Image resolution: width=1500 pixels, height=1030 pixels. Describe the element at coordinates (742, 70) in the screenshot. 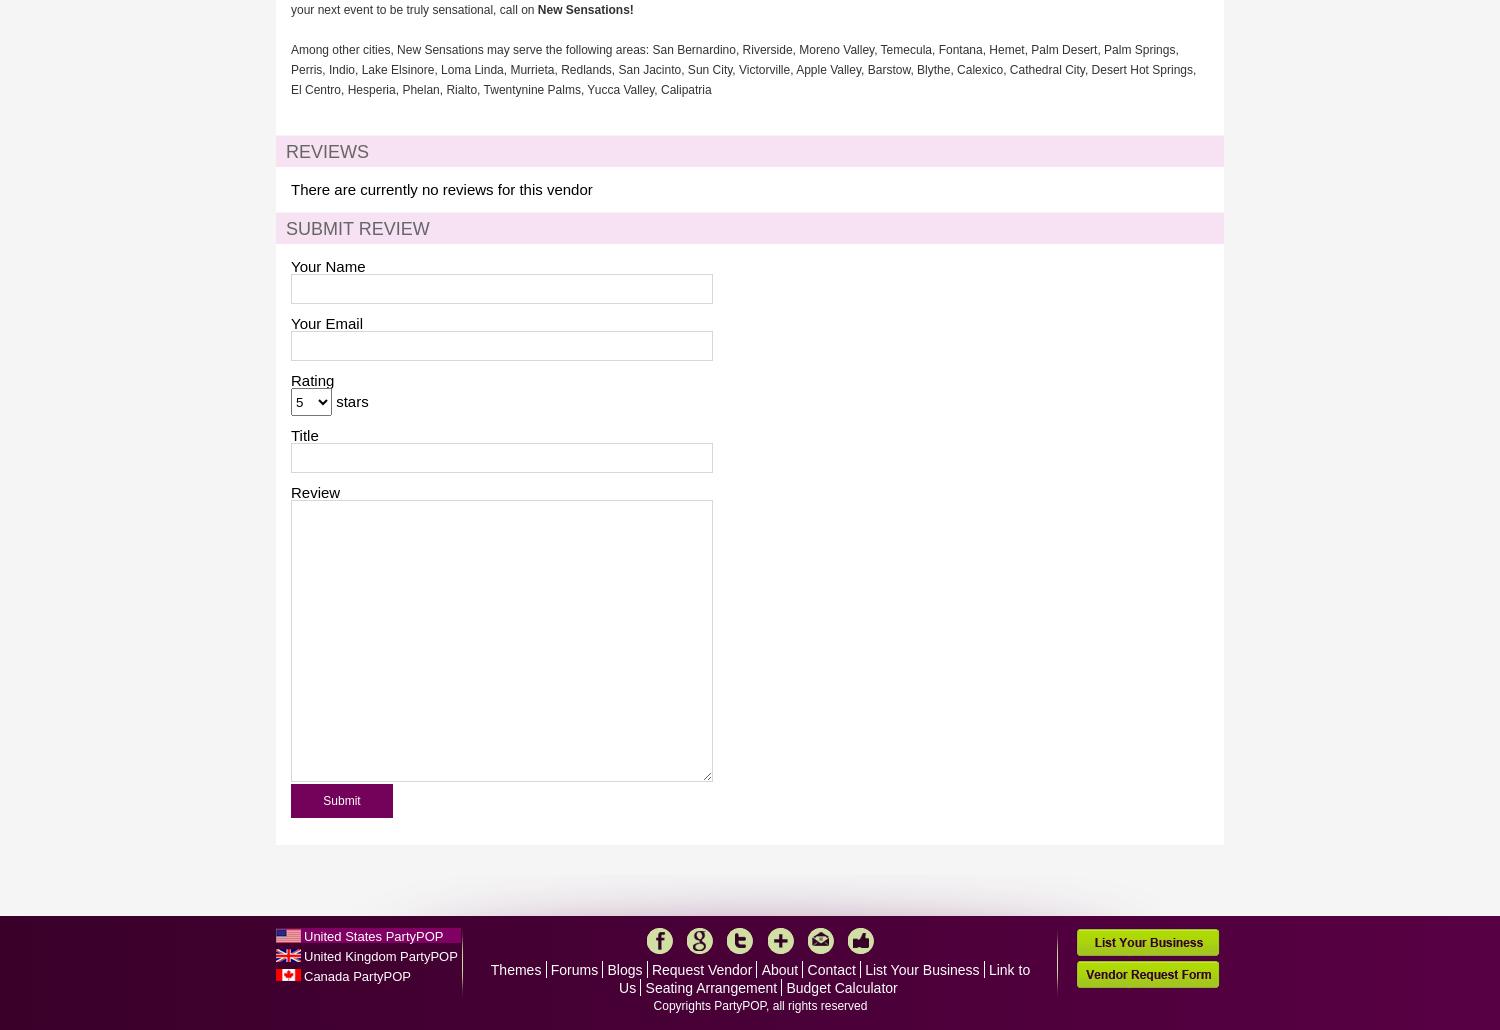

I see `'Among other cities, New Sensations may serve the following areas: San Bernardino, Riverside, Moreno Valley, Temecula, Fontana, Hemet, Palm Desert, Palm Springs, Perris, Indio, Lake Elsinore, Loma Linda, Murrieta, Redlands, San Jacinto, Sun City, Victorville, Apple Valley, Barstow, Blythe, Calexico, Cathedral City, Desert Hot Springs, El Centro, Hesperia, Phelan, Rialto, Twentynine Palms, Yucca Valley, Calipatria'` at that location.